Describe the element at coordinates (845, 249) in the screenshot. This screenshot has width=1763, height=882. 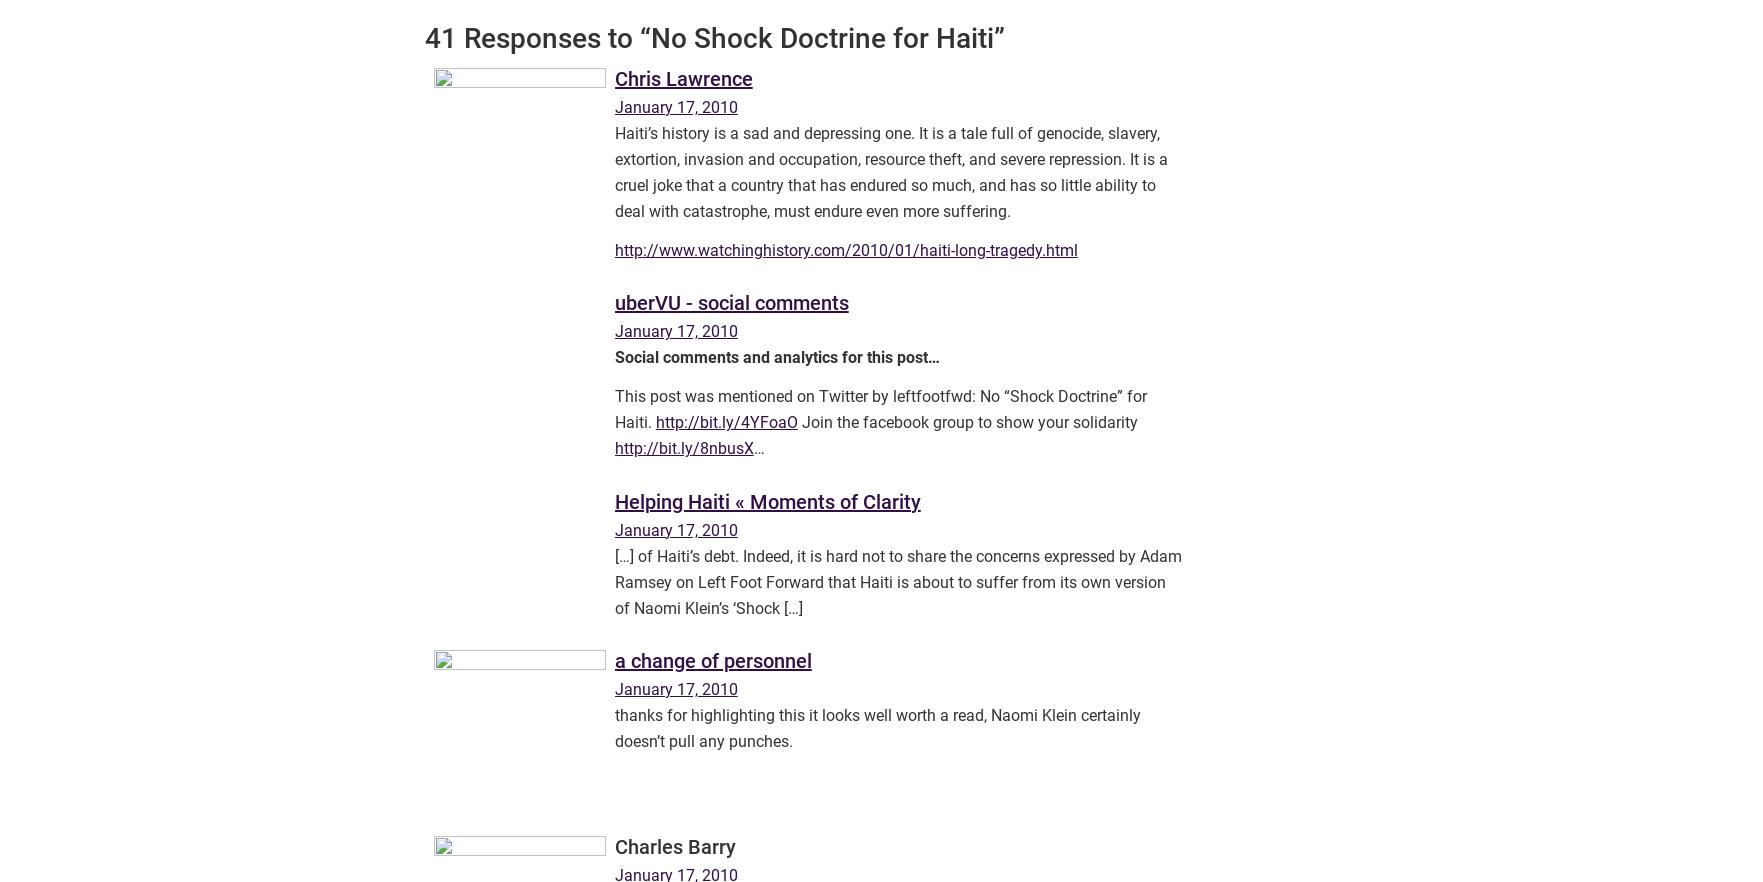
I see `'http://www.watchinghistory.com/2010/01/haiti-long-tragedy.html'` at that location.